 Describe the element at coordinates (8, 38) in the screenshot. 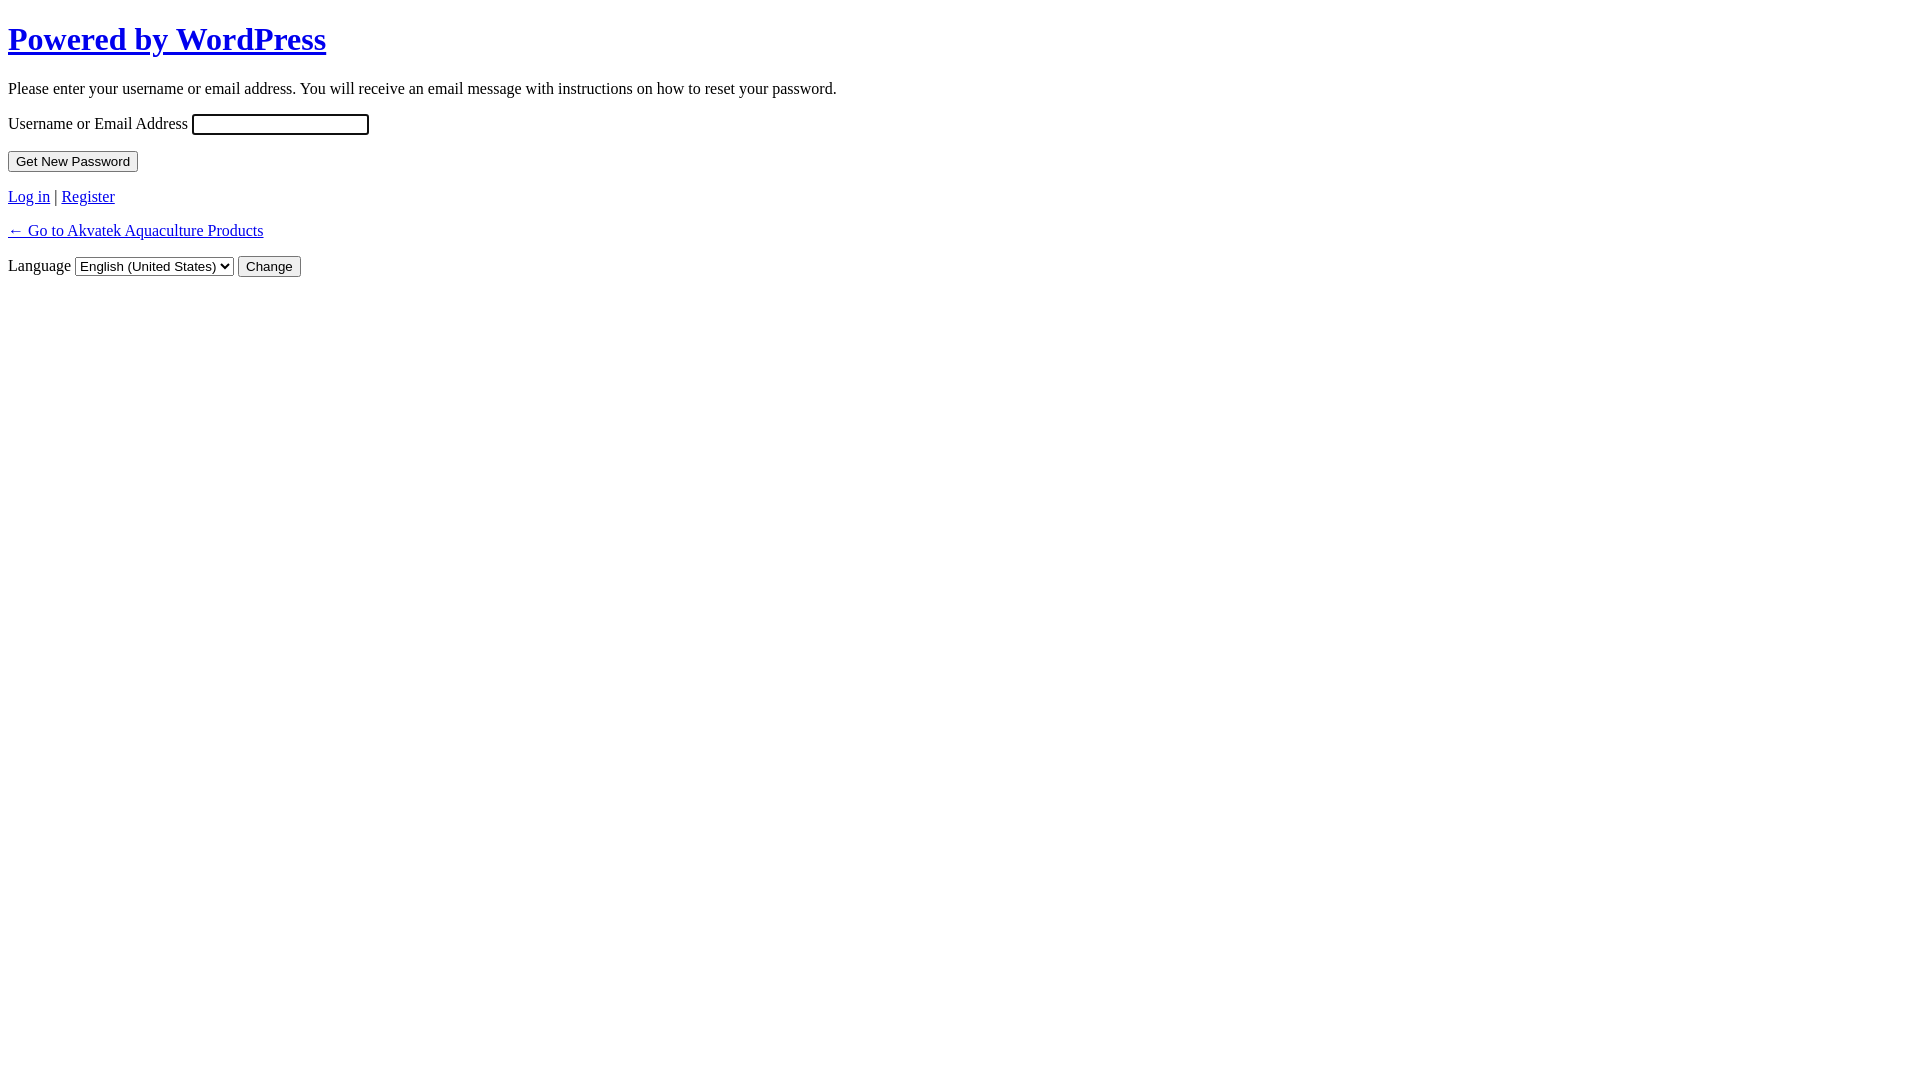

I see `'Powered by WordPress'` at that location.